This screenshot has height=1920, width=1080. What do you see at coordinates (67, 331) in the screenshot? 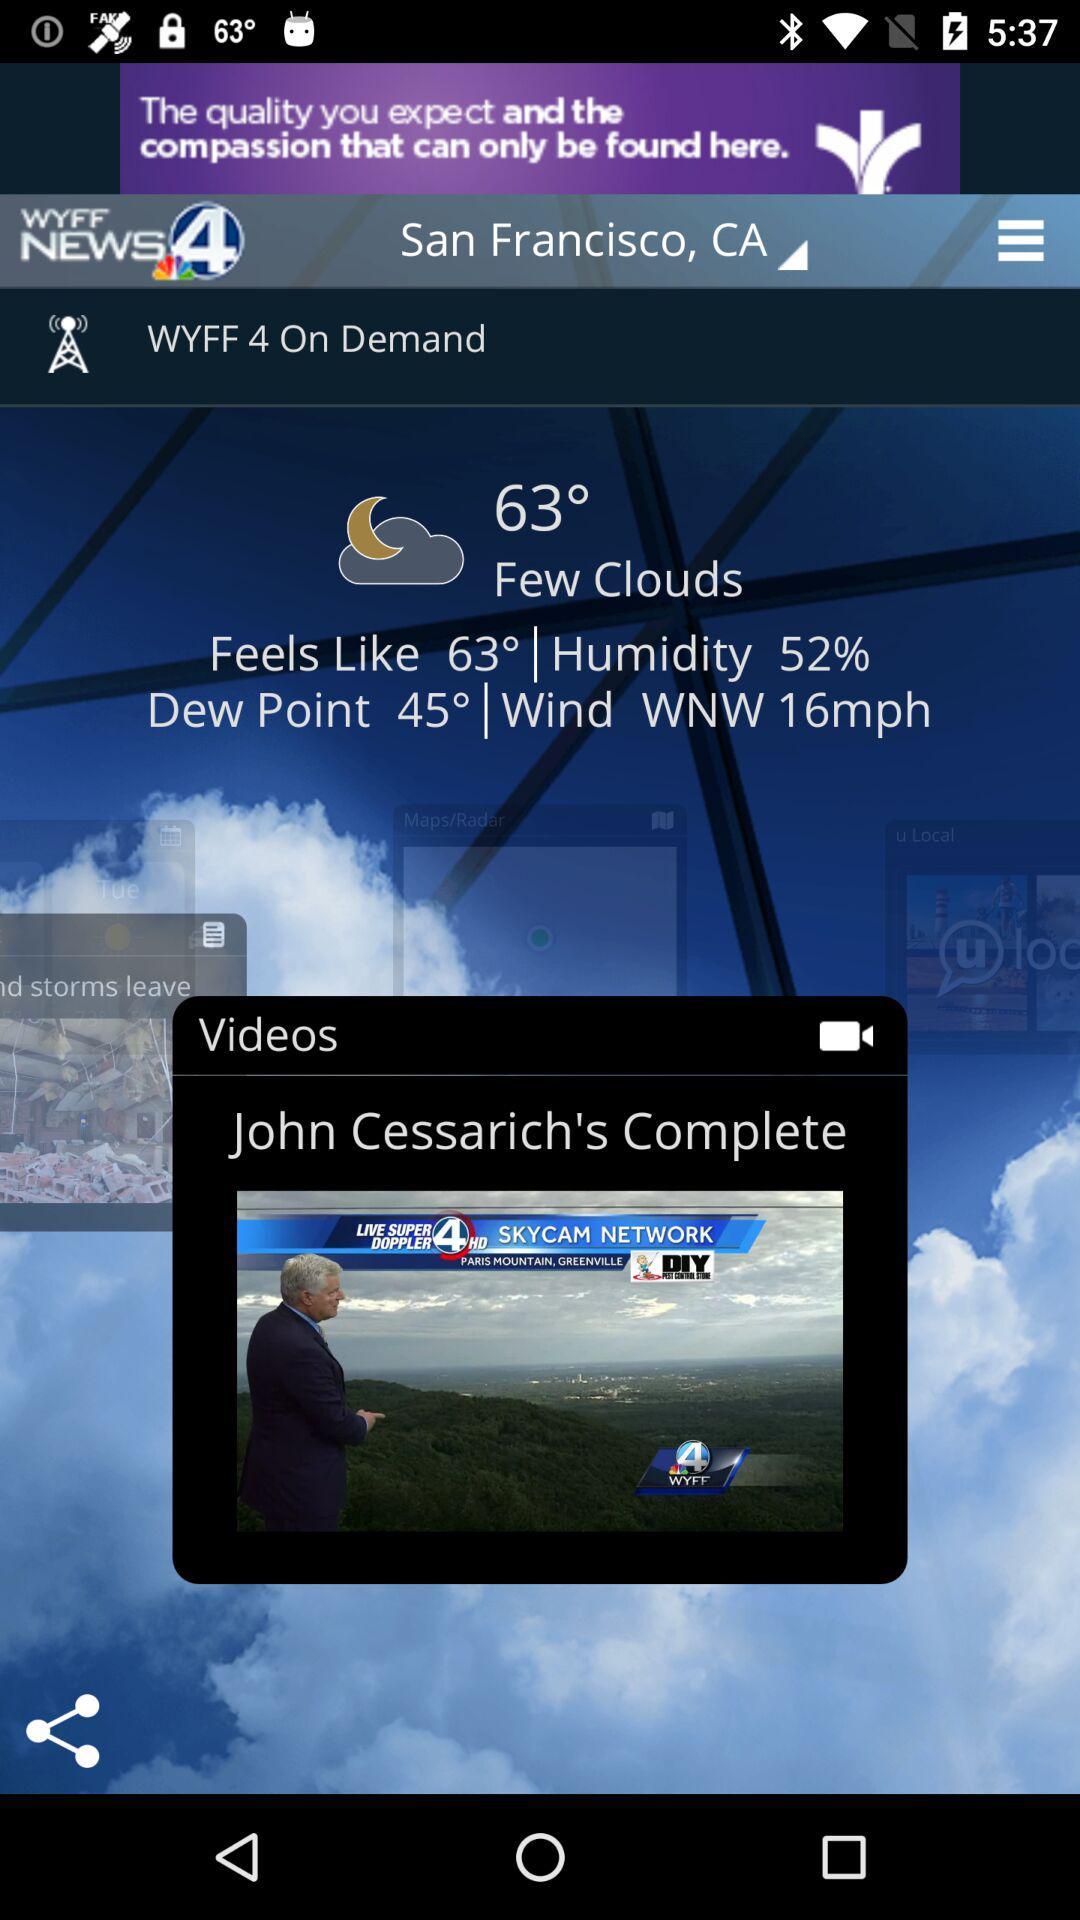
I see `the icon left of wyff 4 on demand` at bounding box center [67, 331].